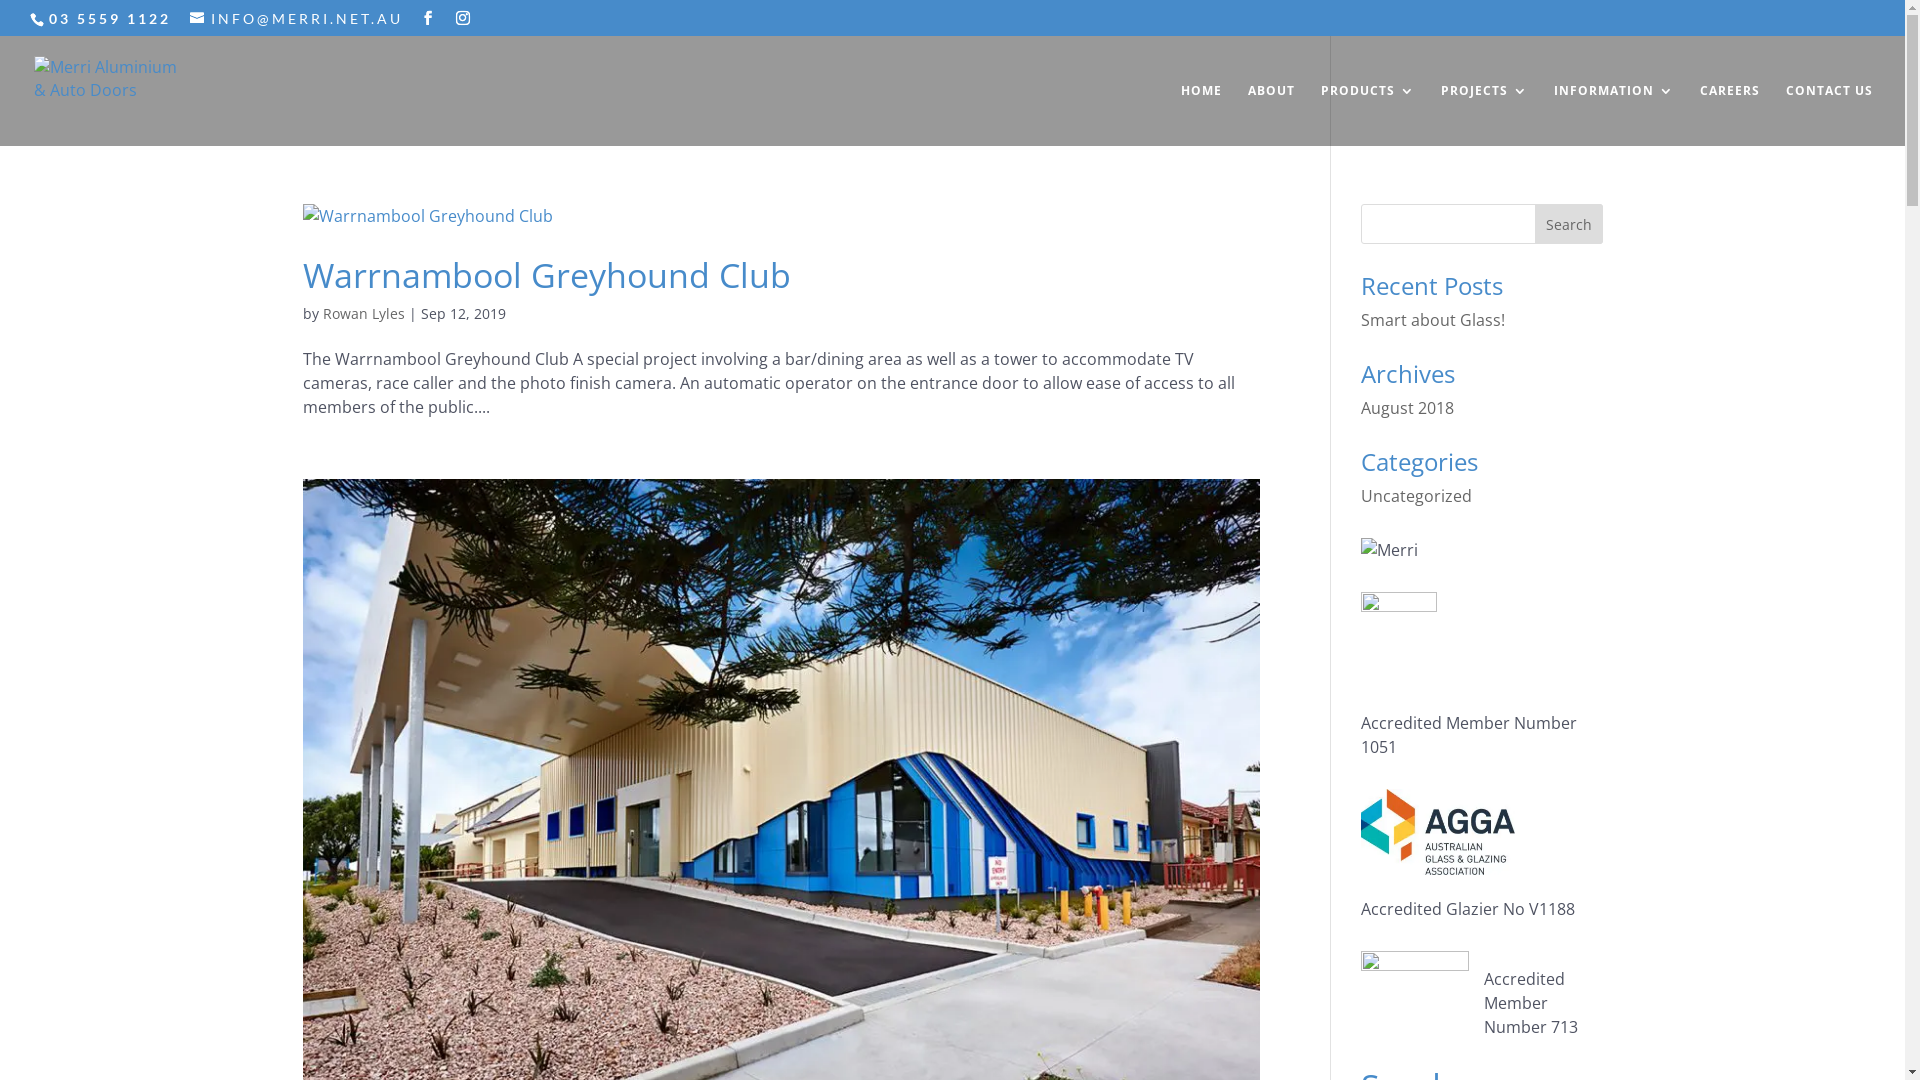 This screenshot has width=1920, height=1080. Describe the element at coordinates (1367, 115) in the screenshot. I see `'PRODUCTS'` at that location.